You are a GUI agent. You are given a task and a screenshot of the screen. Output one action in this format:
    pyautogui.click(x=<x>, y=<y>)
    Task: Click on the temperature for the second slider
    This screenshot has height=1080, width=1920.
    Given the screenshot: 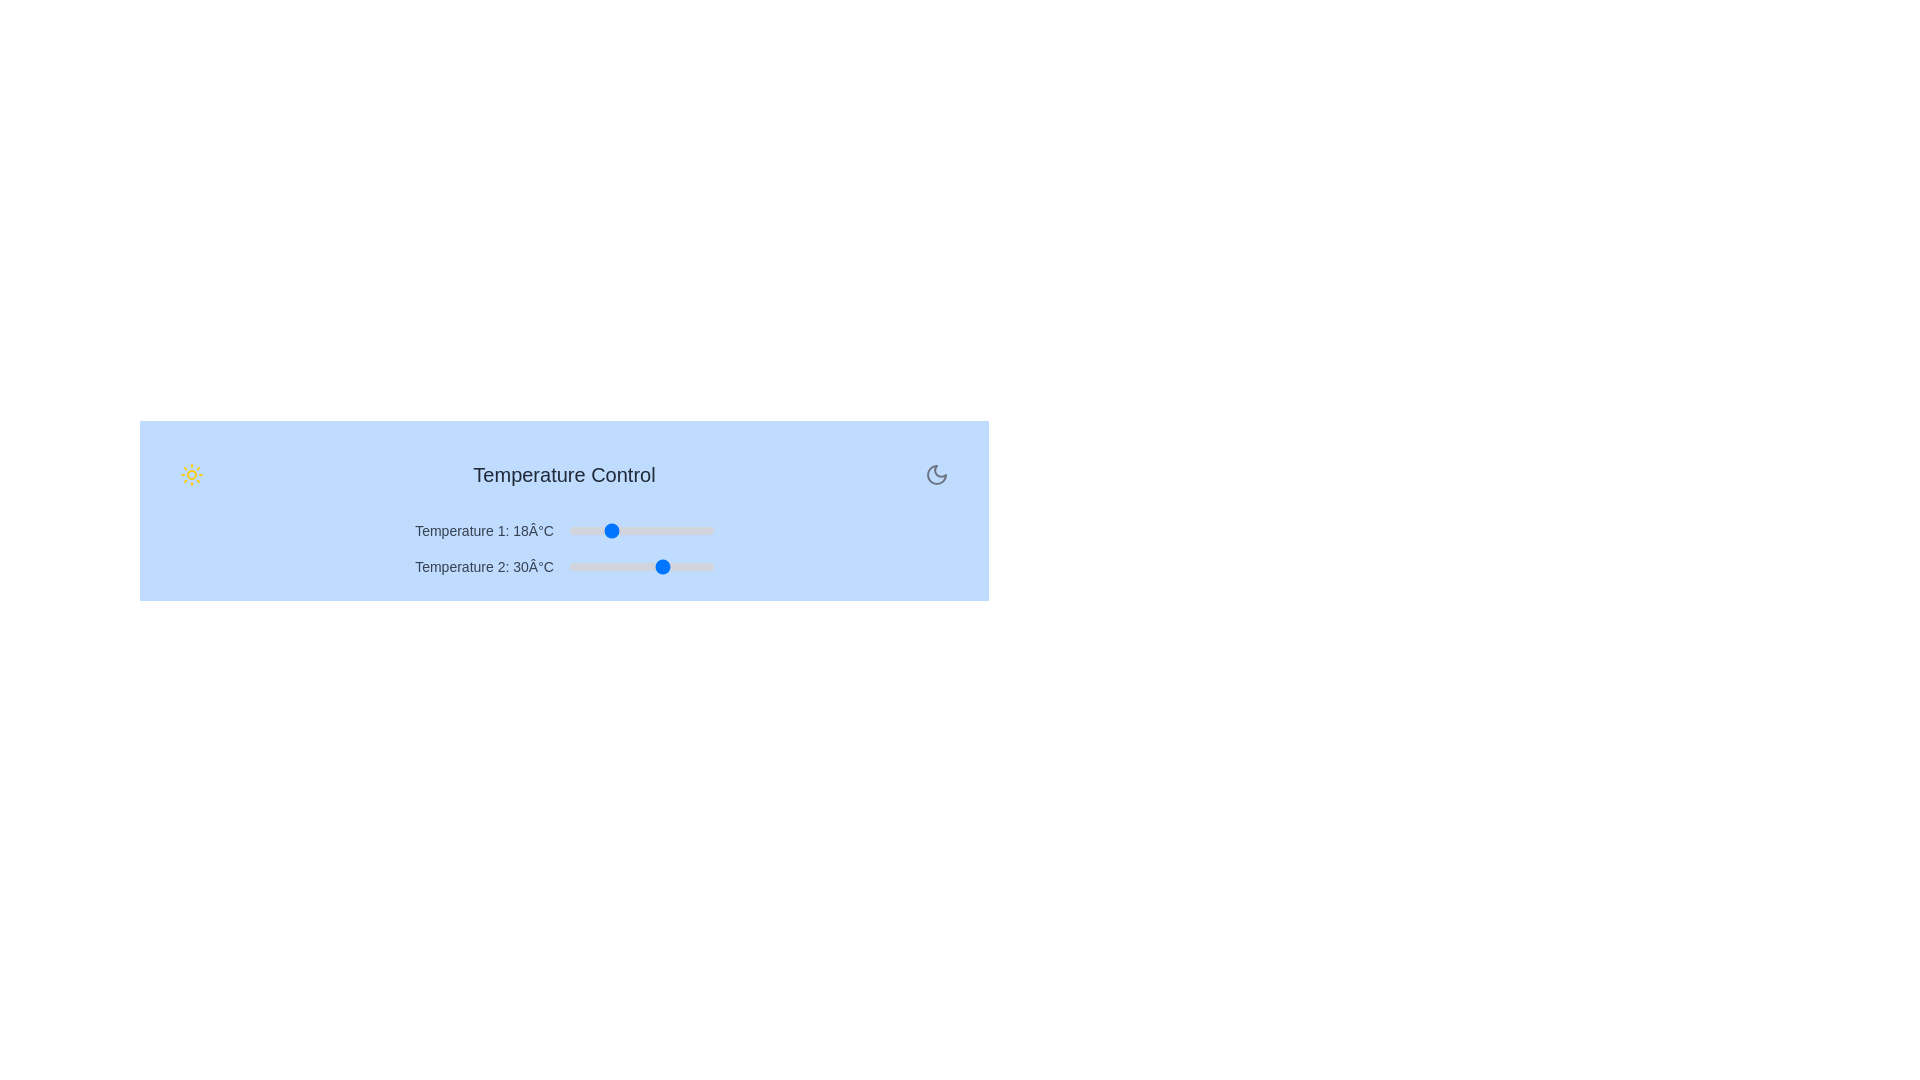 What is the action you would take?
    pyautogui.click(x=694, y=567)
    